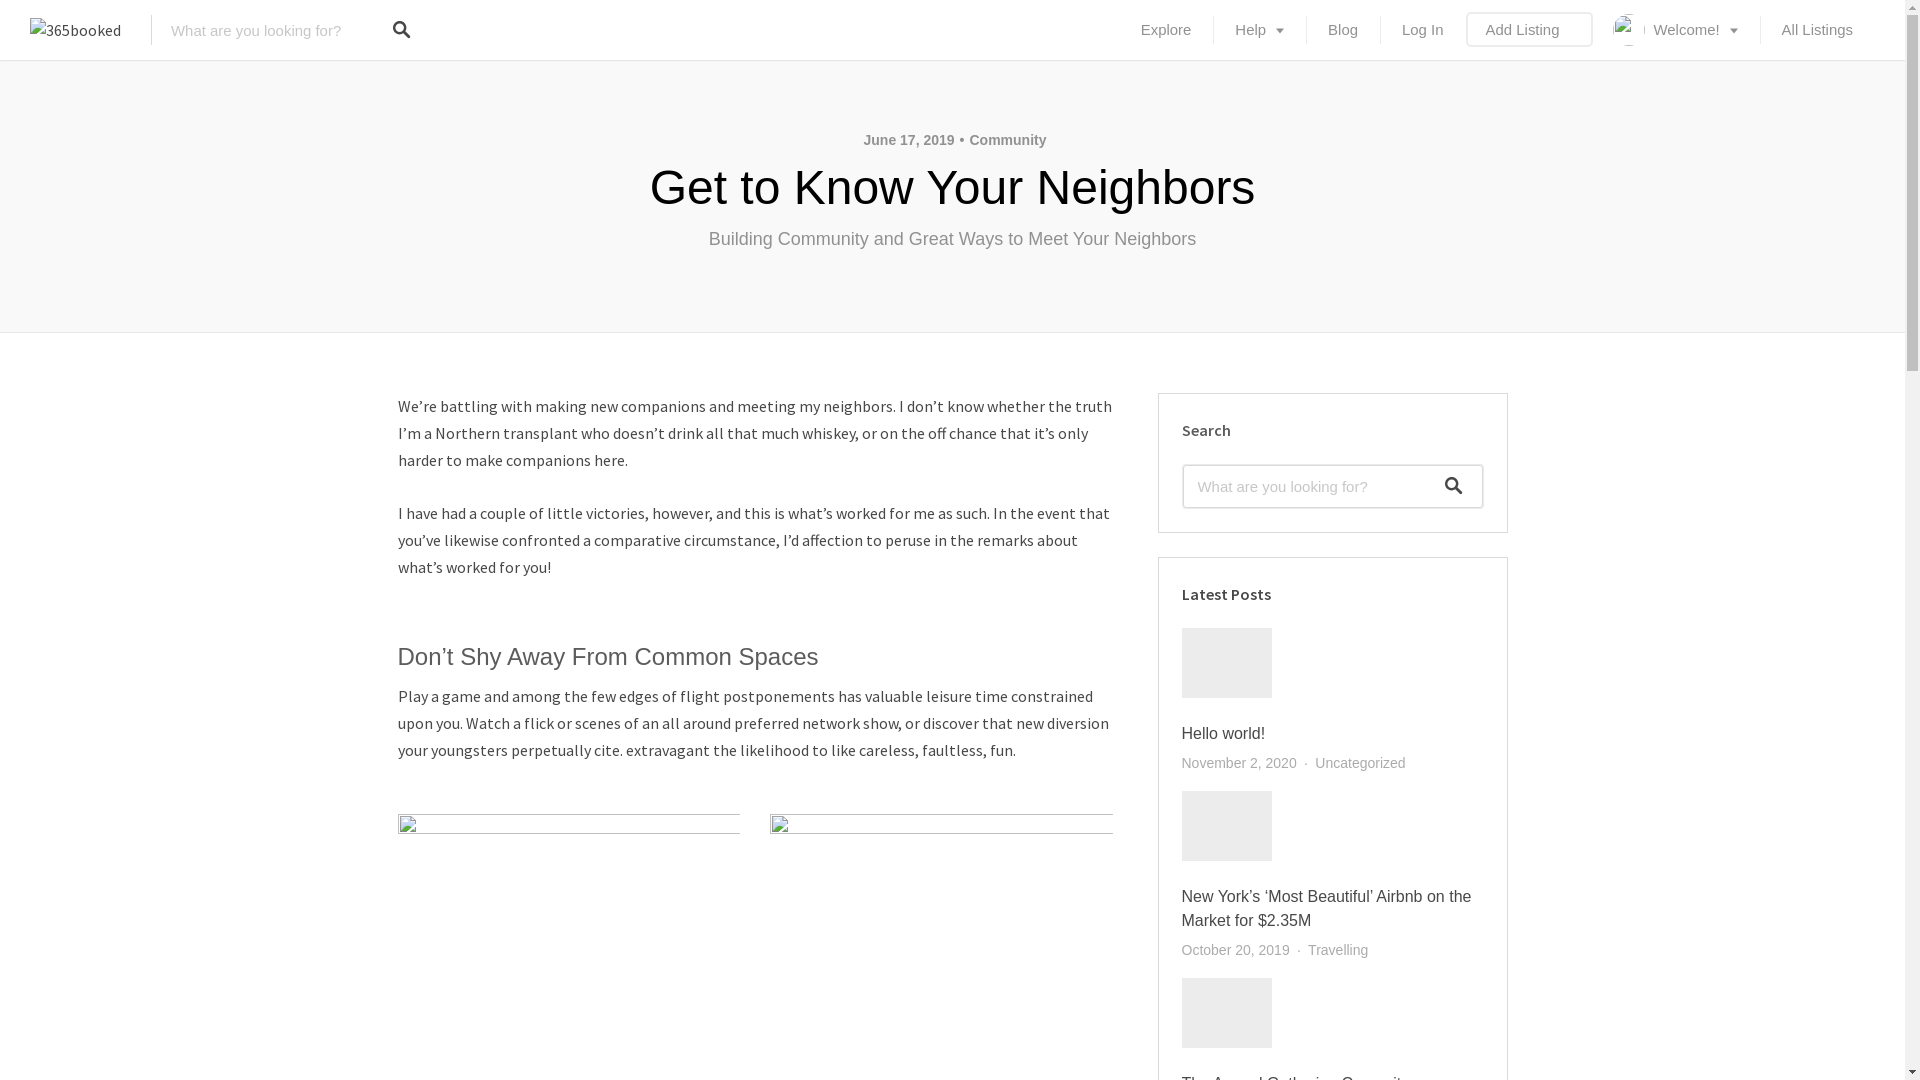 The image size is (1920, 1080). What do you see at coordinates (908, 138) in the screenshot?
I see `'June 17, 2019'` at bounding box center [908, 138].